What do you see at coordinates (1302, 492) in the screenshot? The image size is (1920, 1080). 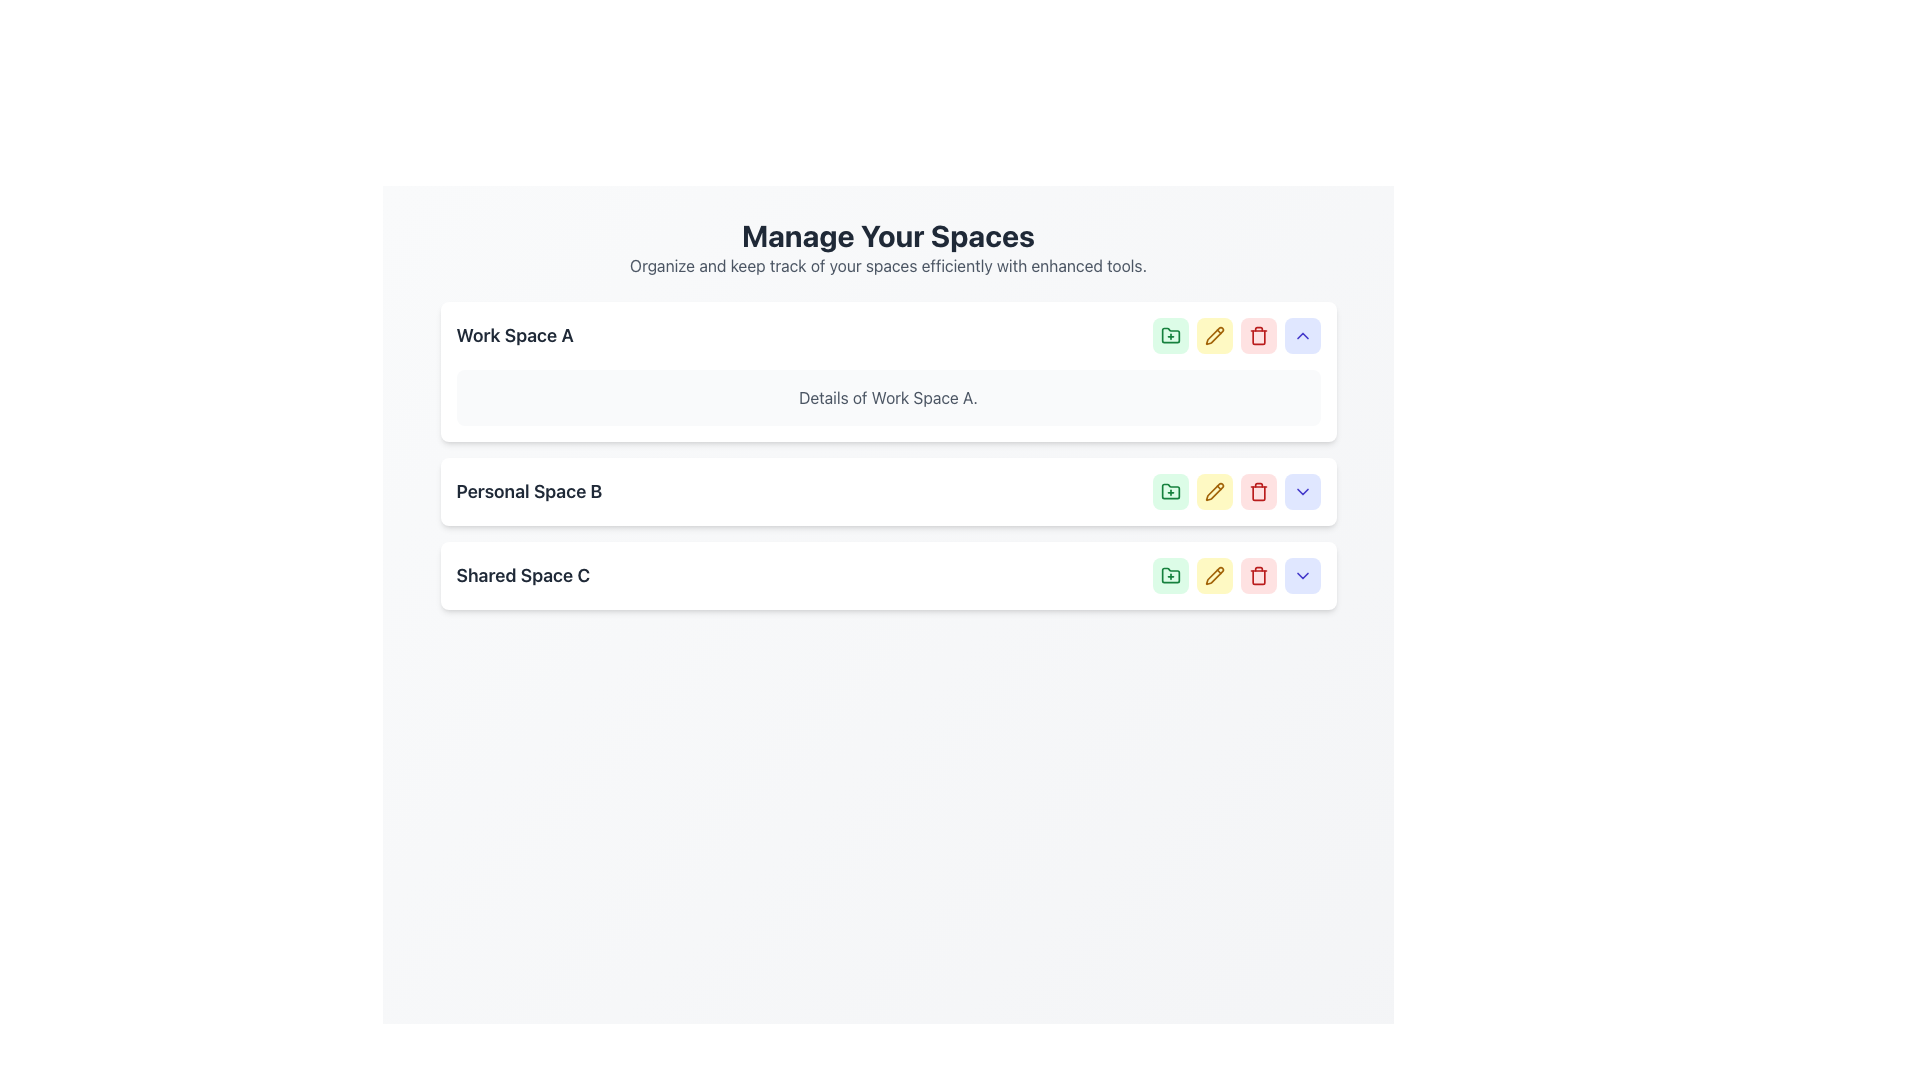 I see `the SVG Icon within the 'Toggle Details' button` at bounding box center [1302, 492].